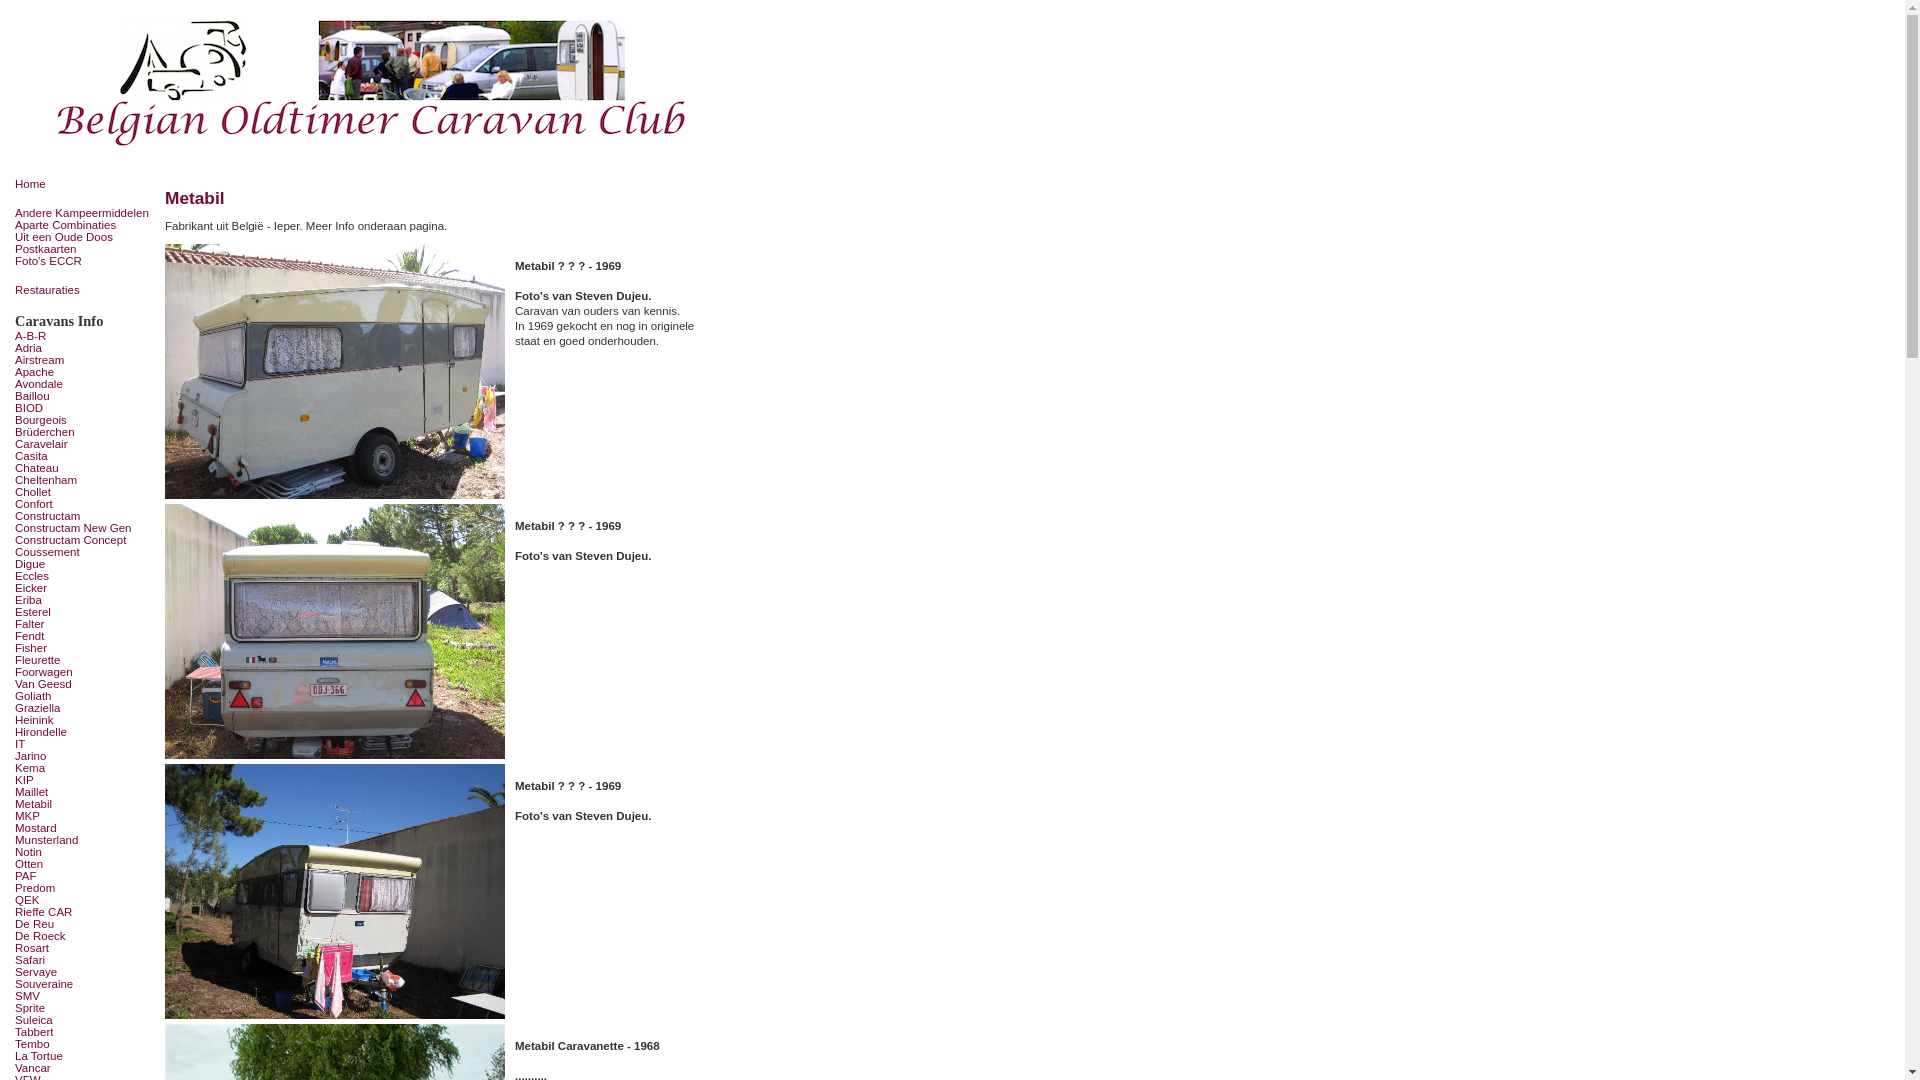  I want to click on 'Constructam Concept', so click(14, 540).